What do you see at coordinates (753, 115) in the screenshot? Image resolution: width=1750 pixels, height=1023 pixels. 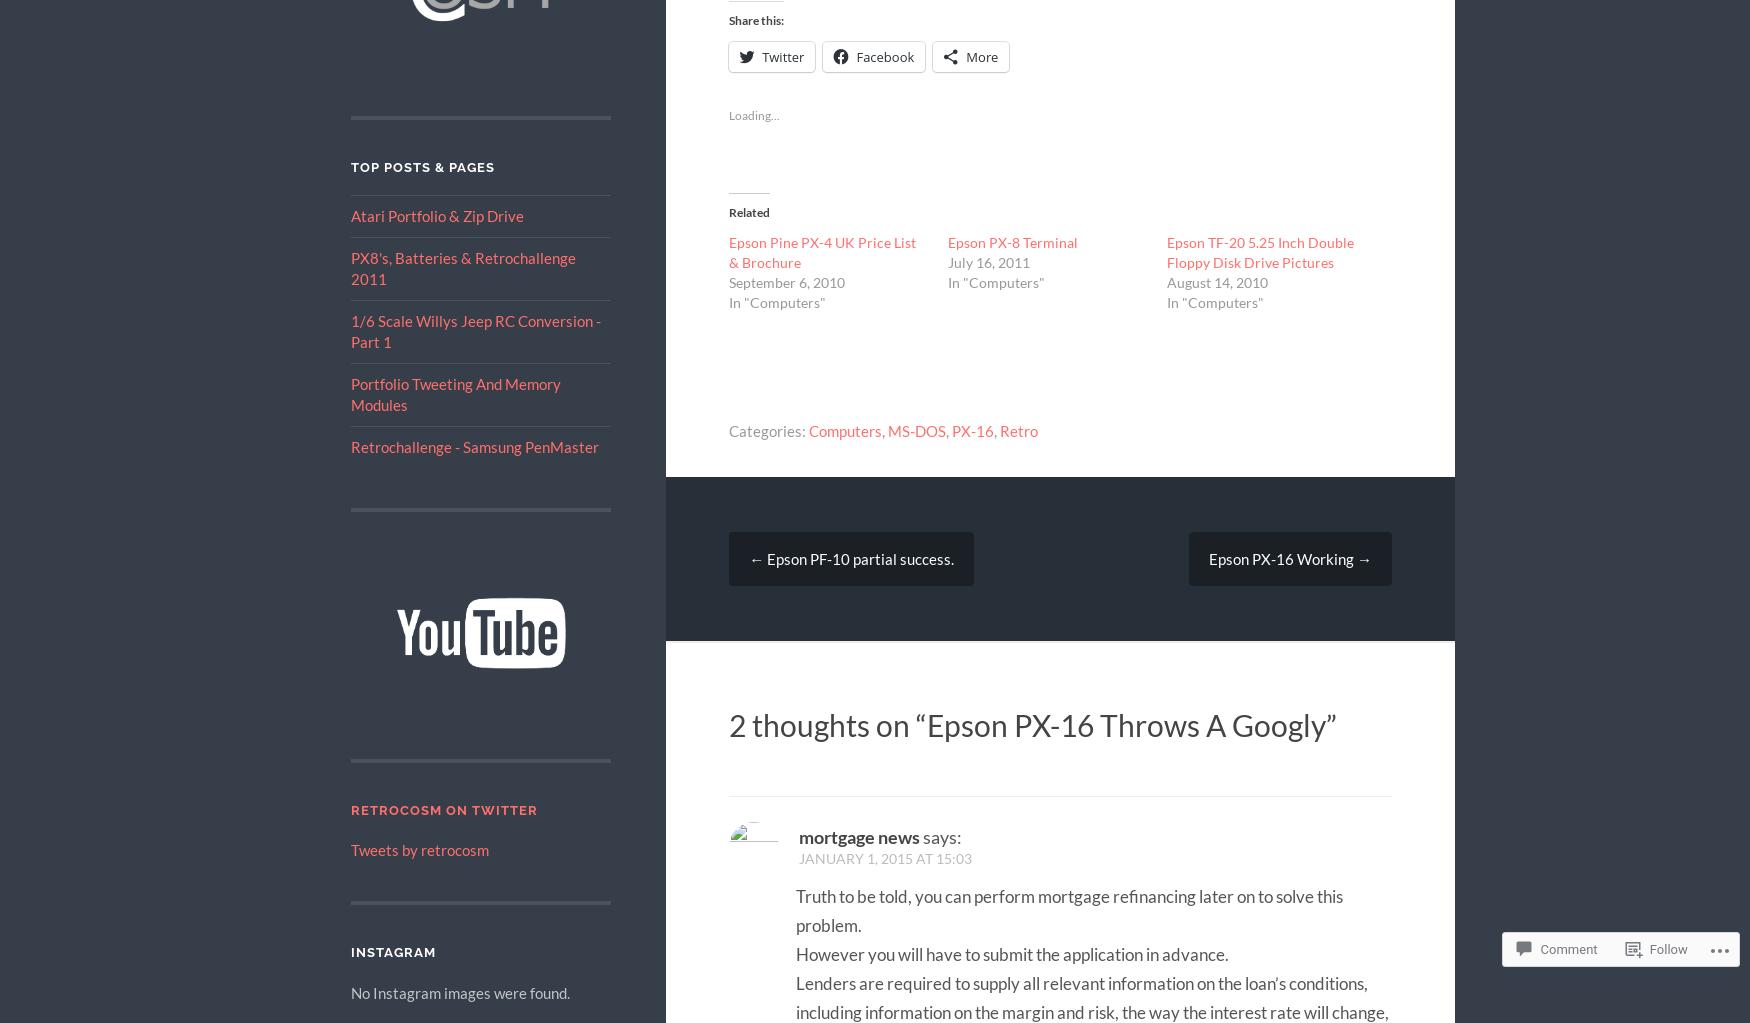 I see `'Loading...'` at bounding box center [753, 115].